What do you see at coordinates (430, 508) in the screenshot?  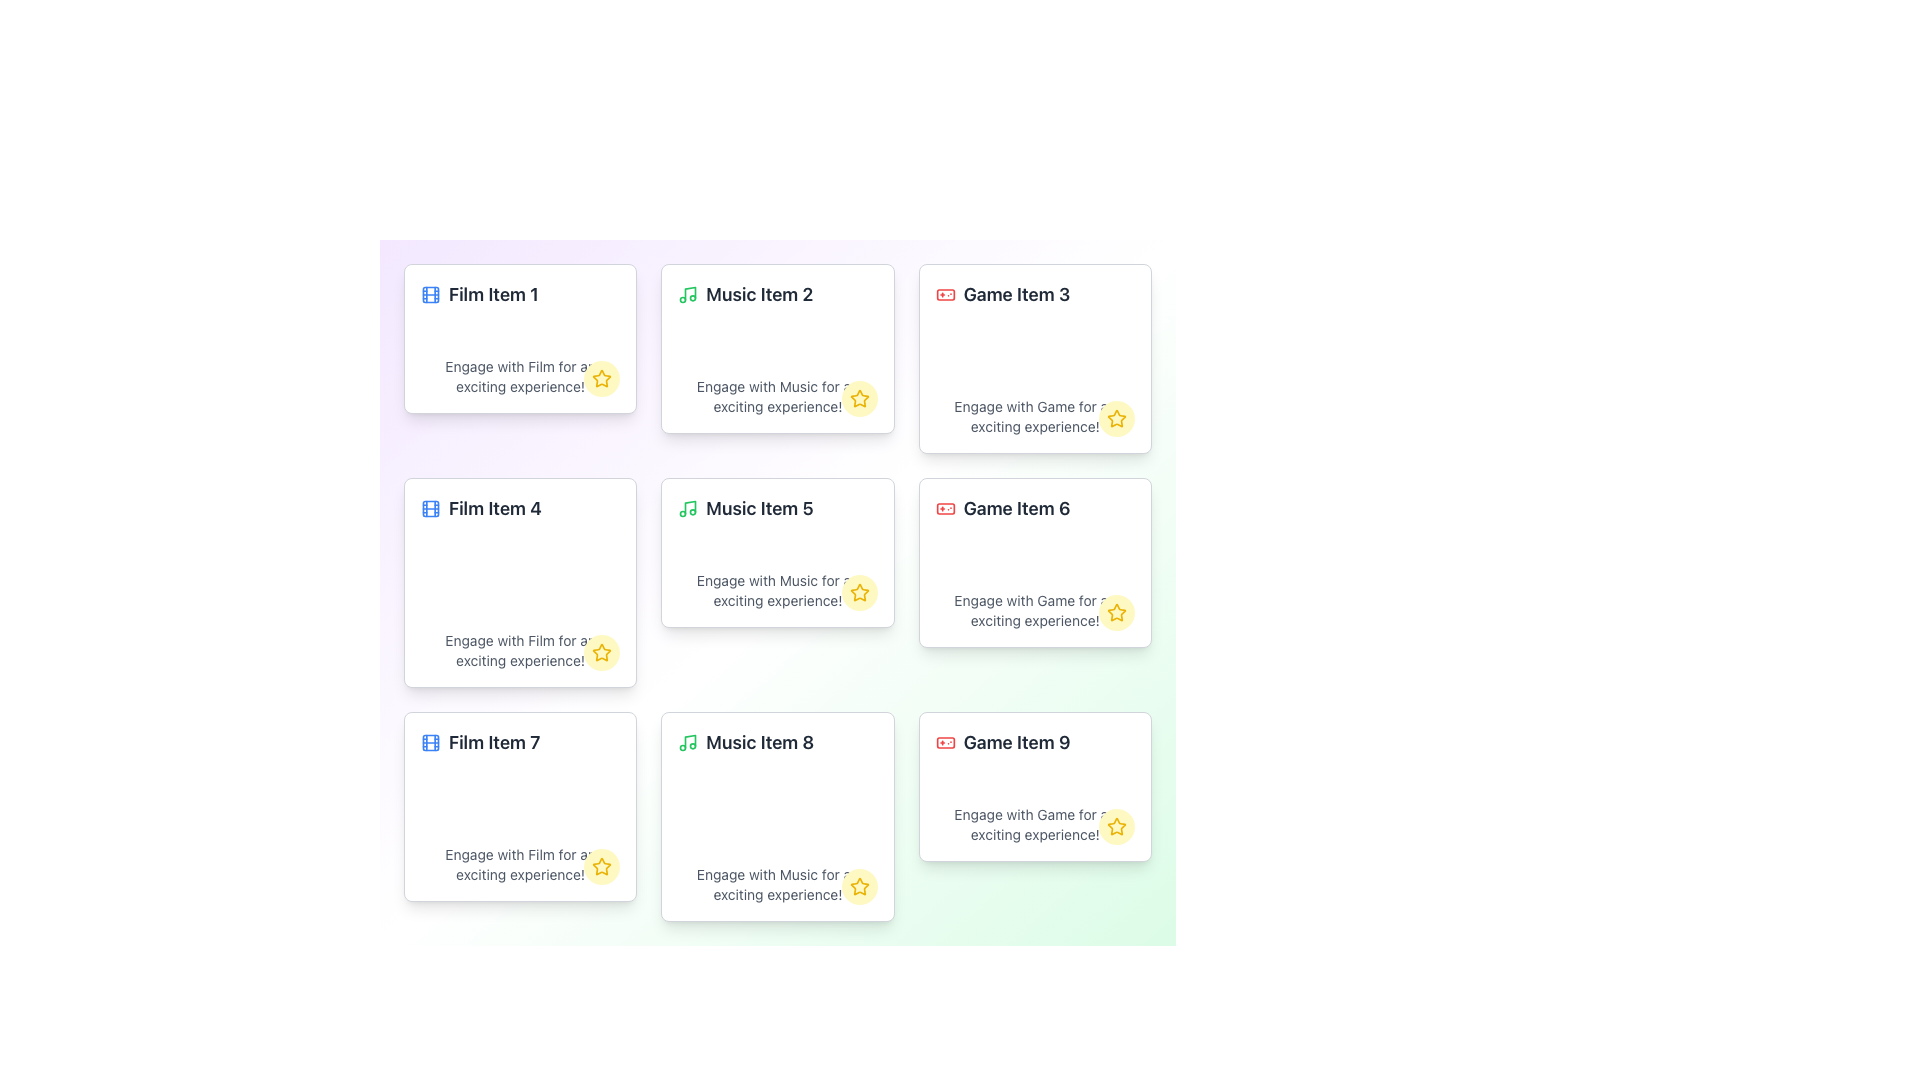 I see `the rectangular element with a blue outline located in the upper left corner of the 'Film Item 1' icon` at bounding box center [430, 508].